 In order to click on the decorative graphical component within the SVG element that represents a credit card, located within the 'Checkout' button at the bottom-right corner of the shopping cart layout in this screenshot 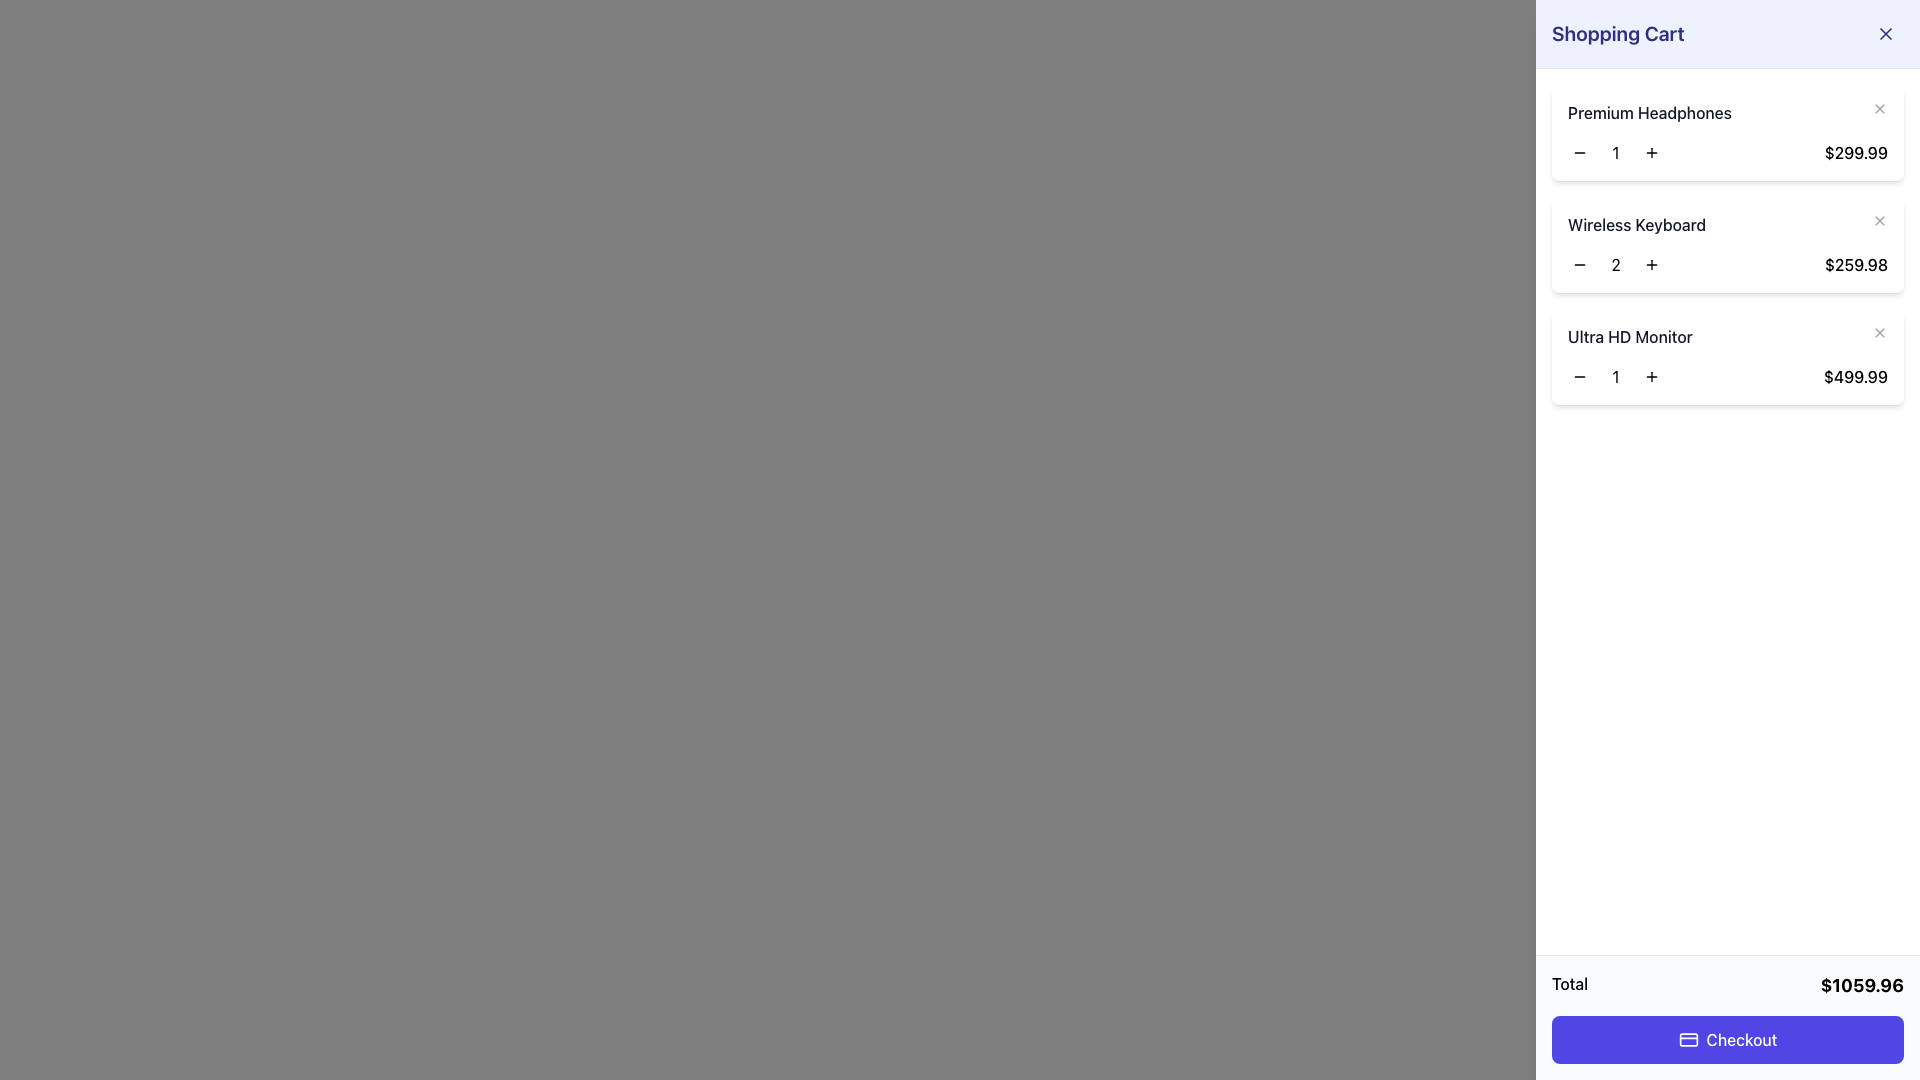, I will do `click(1687, 1039)`.